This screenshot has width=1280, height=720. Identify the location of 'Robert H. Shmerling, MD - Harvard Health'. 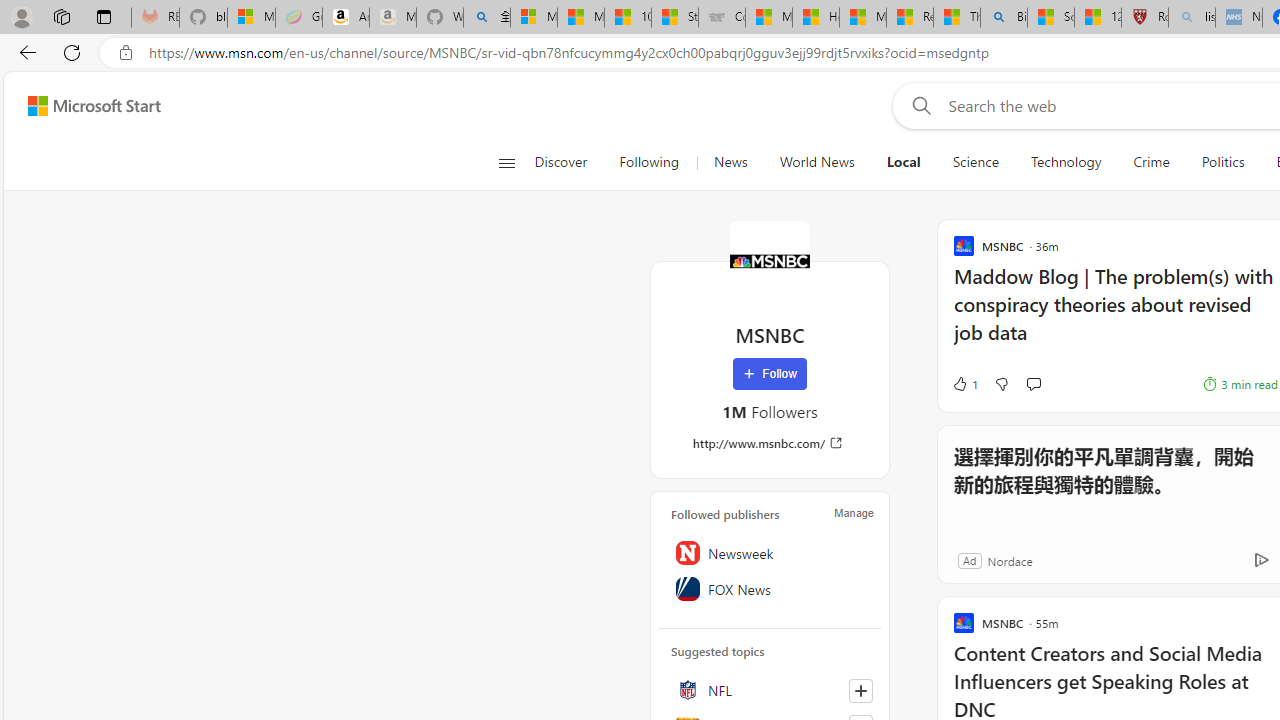
(1145, 17).